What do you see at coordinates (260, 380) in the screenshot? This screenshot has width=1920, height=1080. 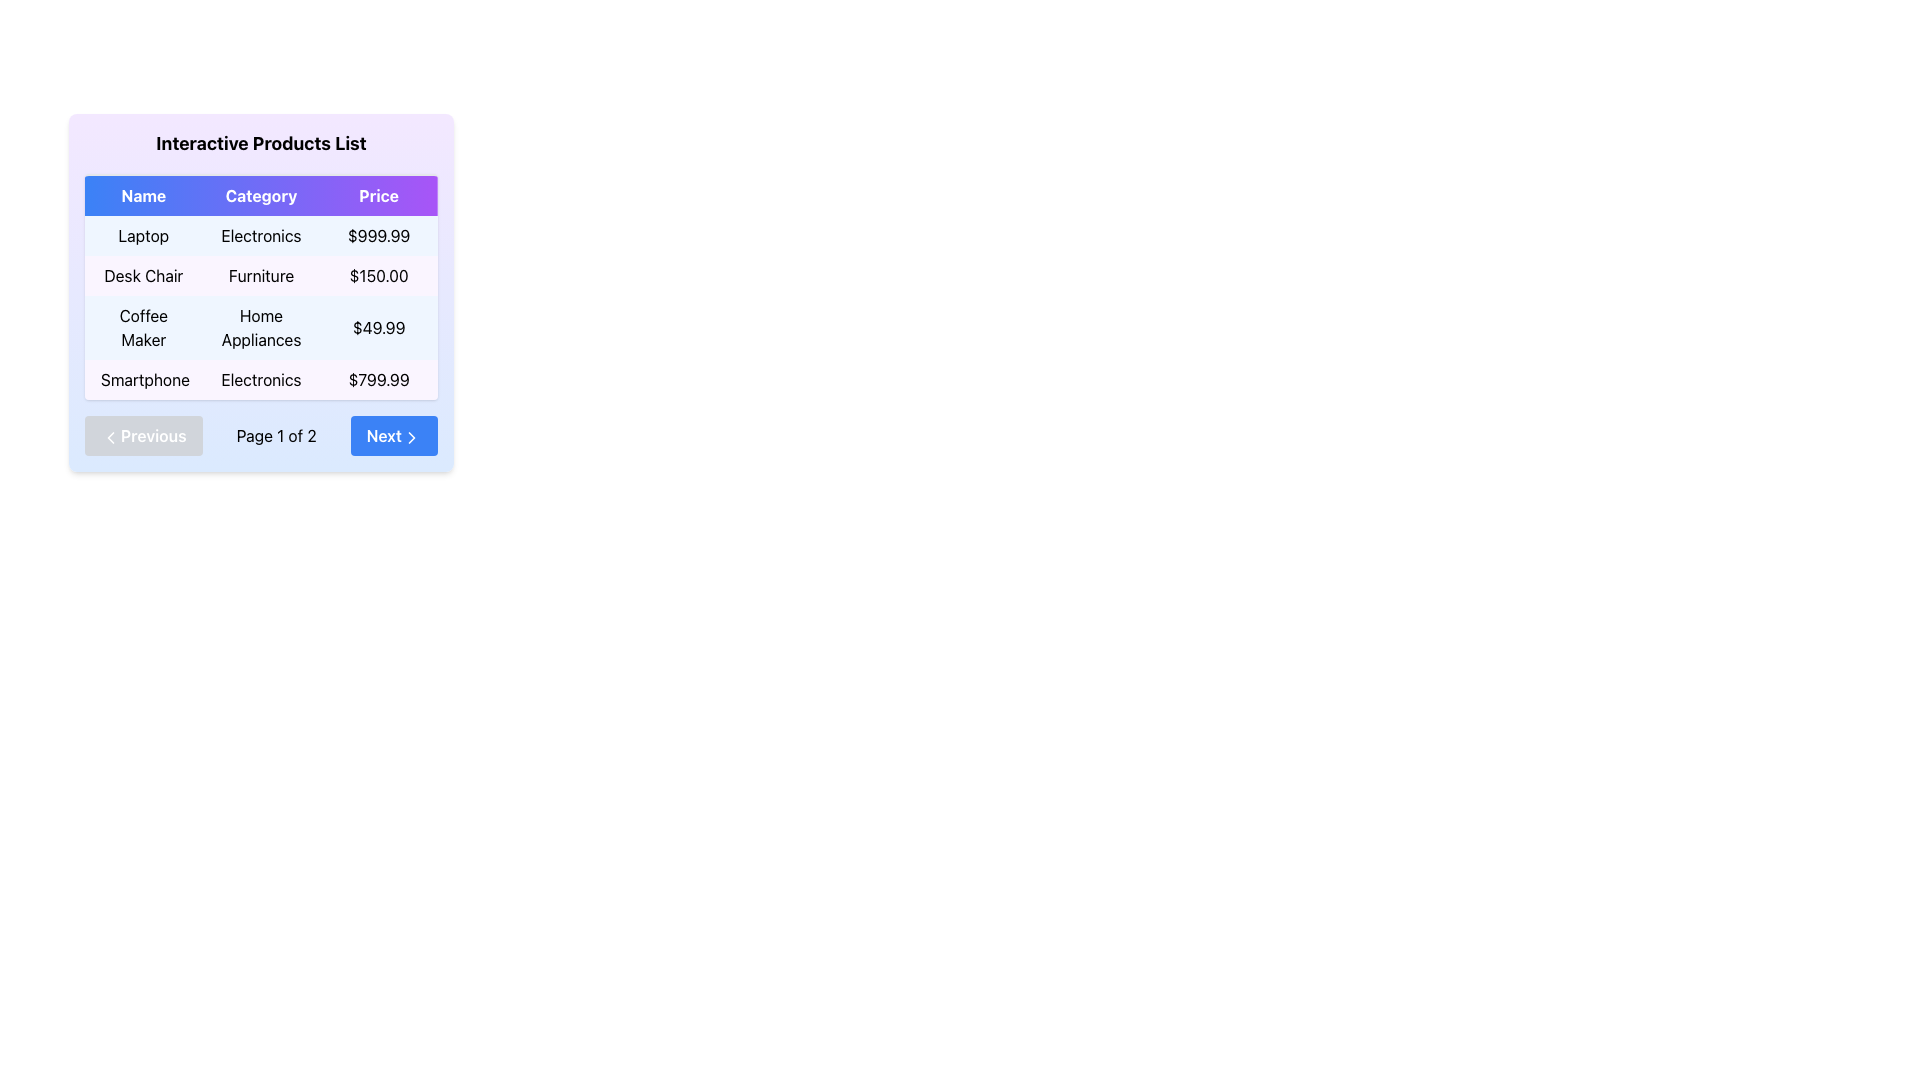 I see `the 'Electronics' text label, which is bold and black, located in the second column of the row labeled 'Smartphone' in the fourth row of the table` at bounding box center [260, 380].